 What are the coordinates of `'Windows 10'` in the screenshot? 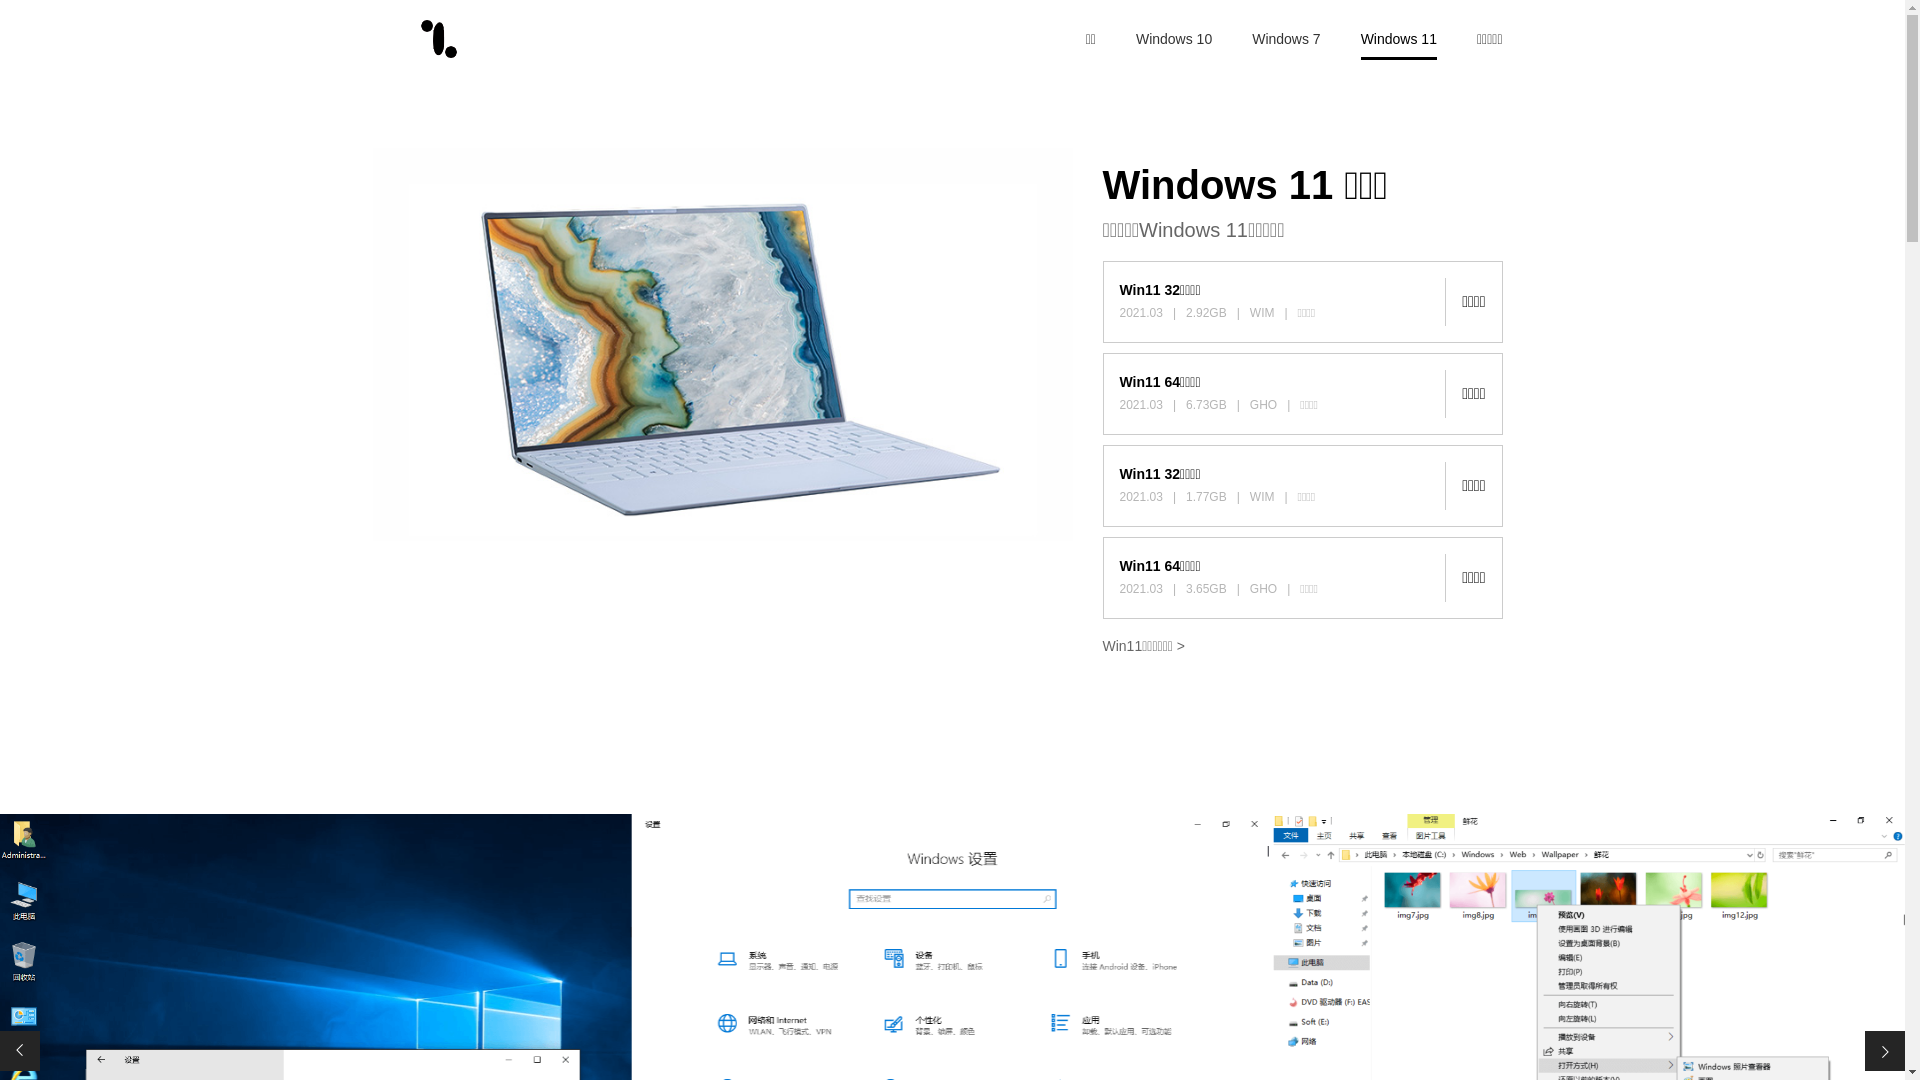 It's located at (1136, 38).